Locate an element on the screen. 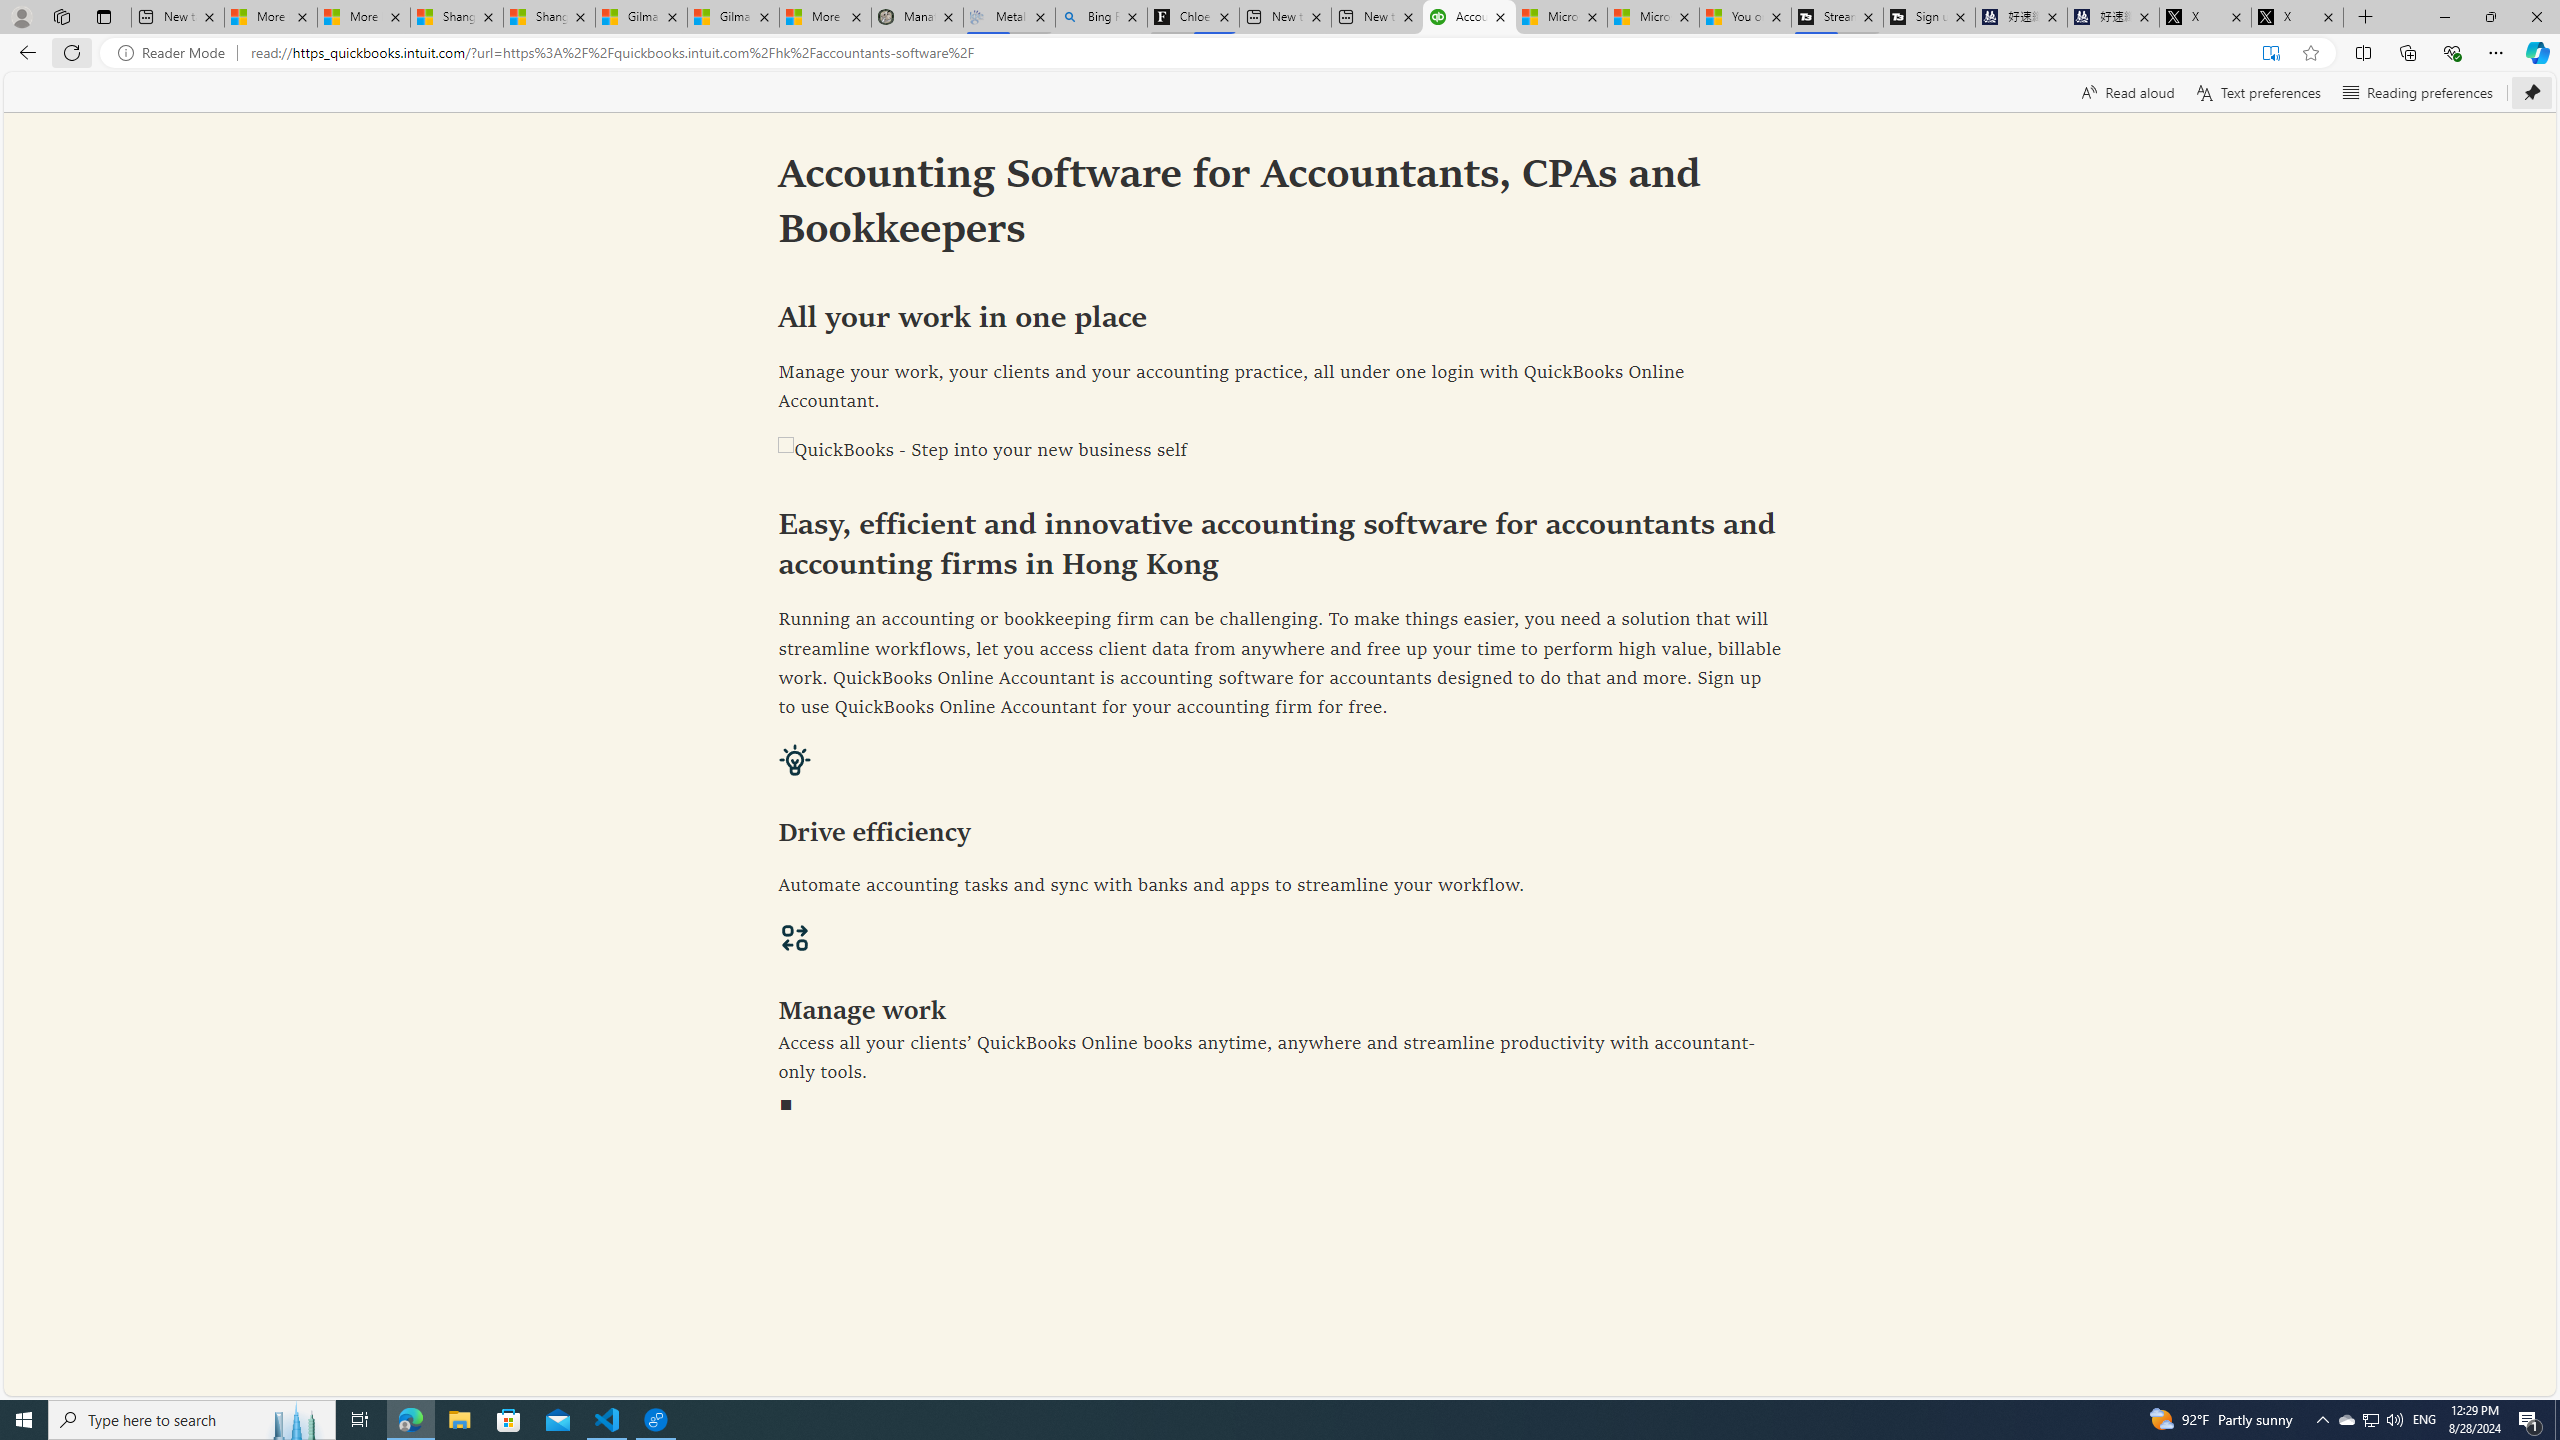 This screenshot has height=1440, width=2560. 'Unpin toolbar' is located at coordinates (2531, 91).